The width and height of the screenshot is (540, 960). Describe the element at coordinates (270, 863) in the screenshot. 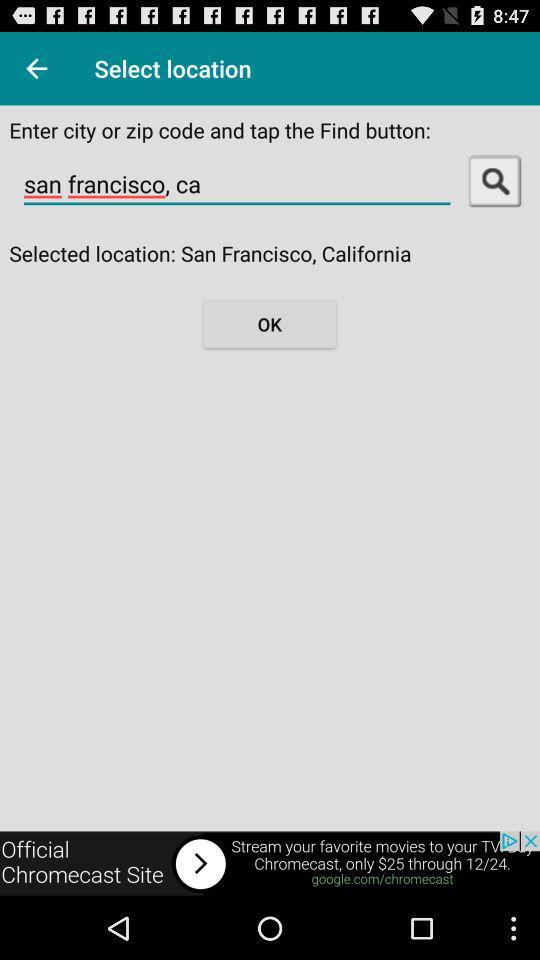

I see `back` at that location.